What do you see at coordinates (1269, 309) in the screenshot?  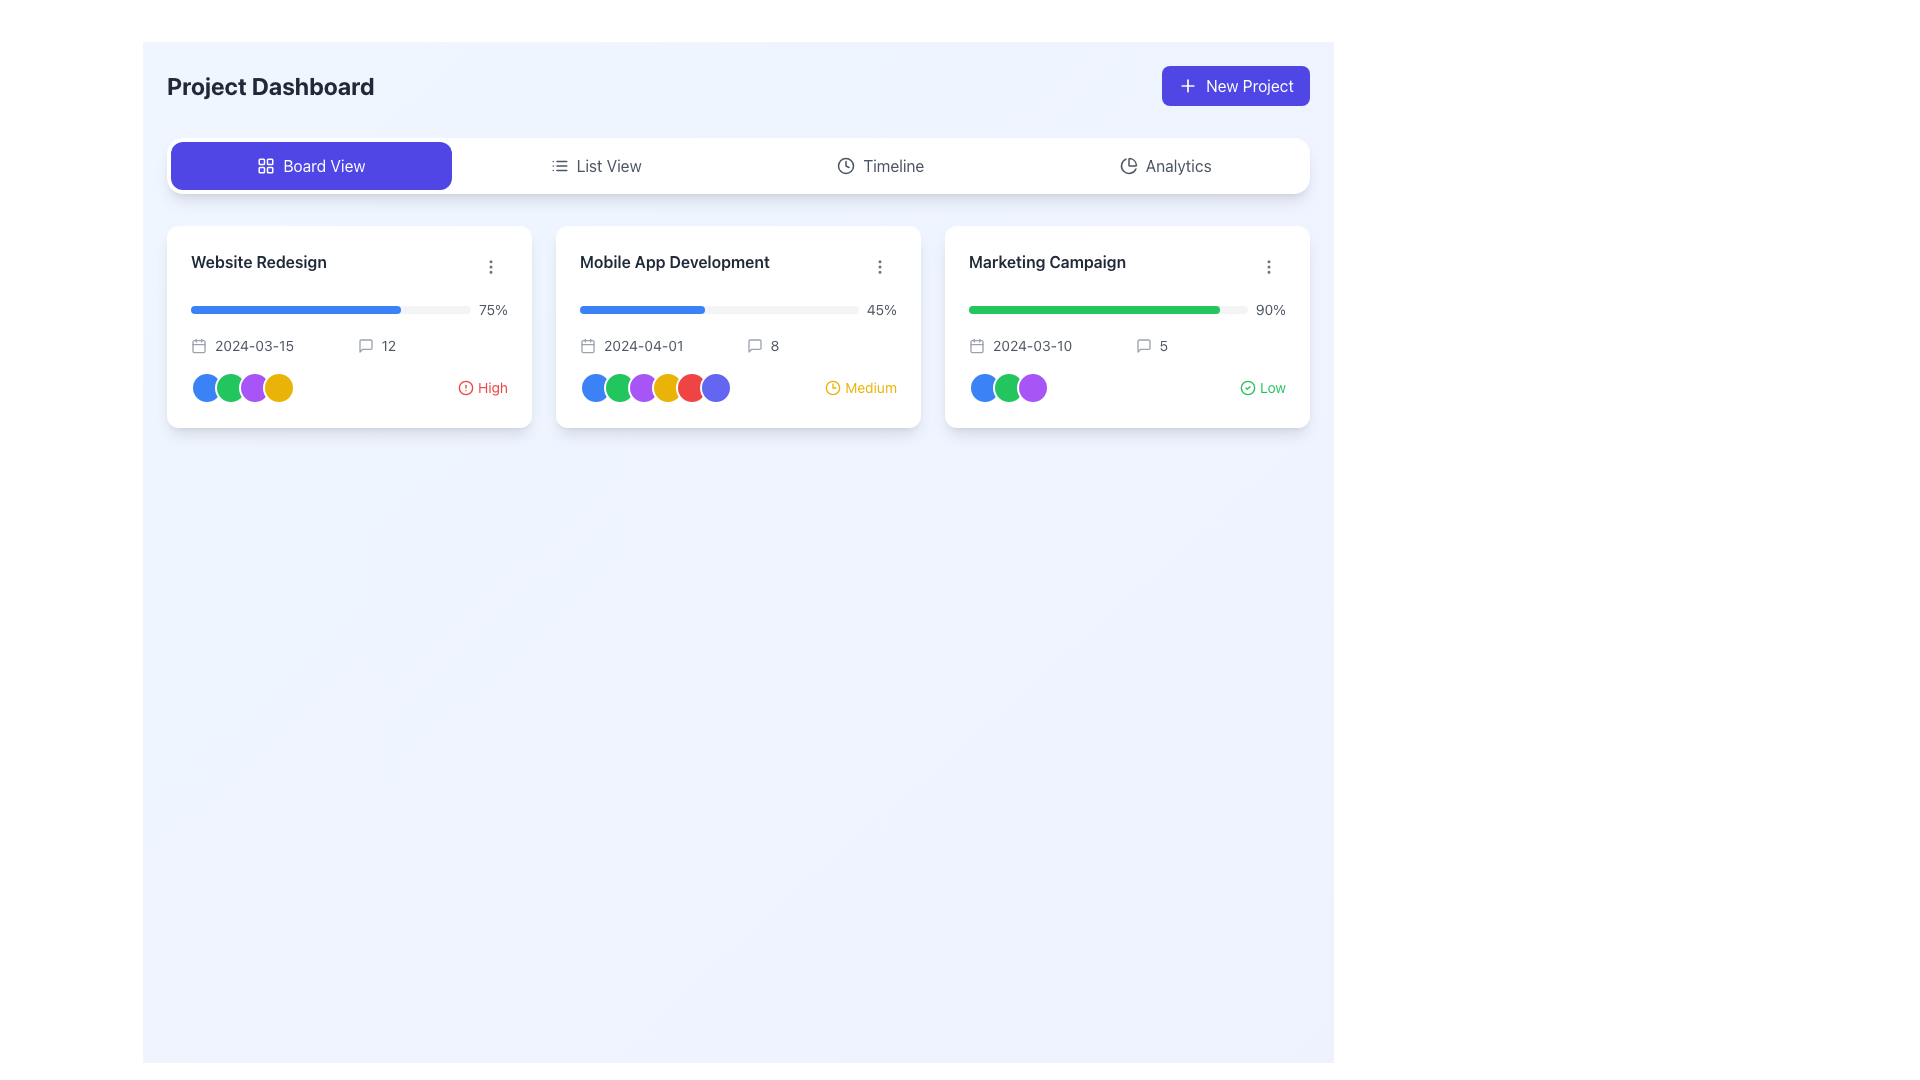 I see `percentage displayed in the text label showing '90%' at the rightmost end of the green progress bar in the 'Marketing Campaign' card` at bounding box center [1269, 309].